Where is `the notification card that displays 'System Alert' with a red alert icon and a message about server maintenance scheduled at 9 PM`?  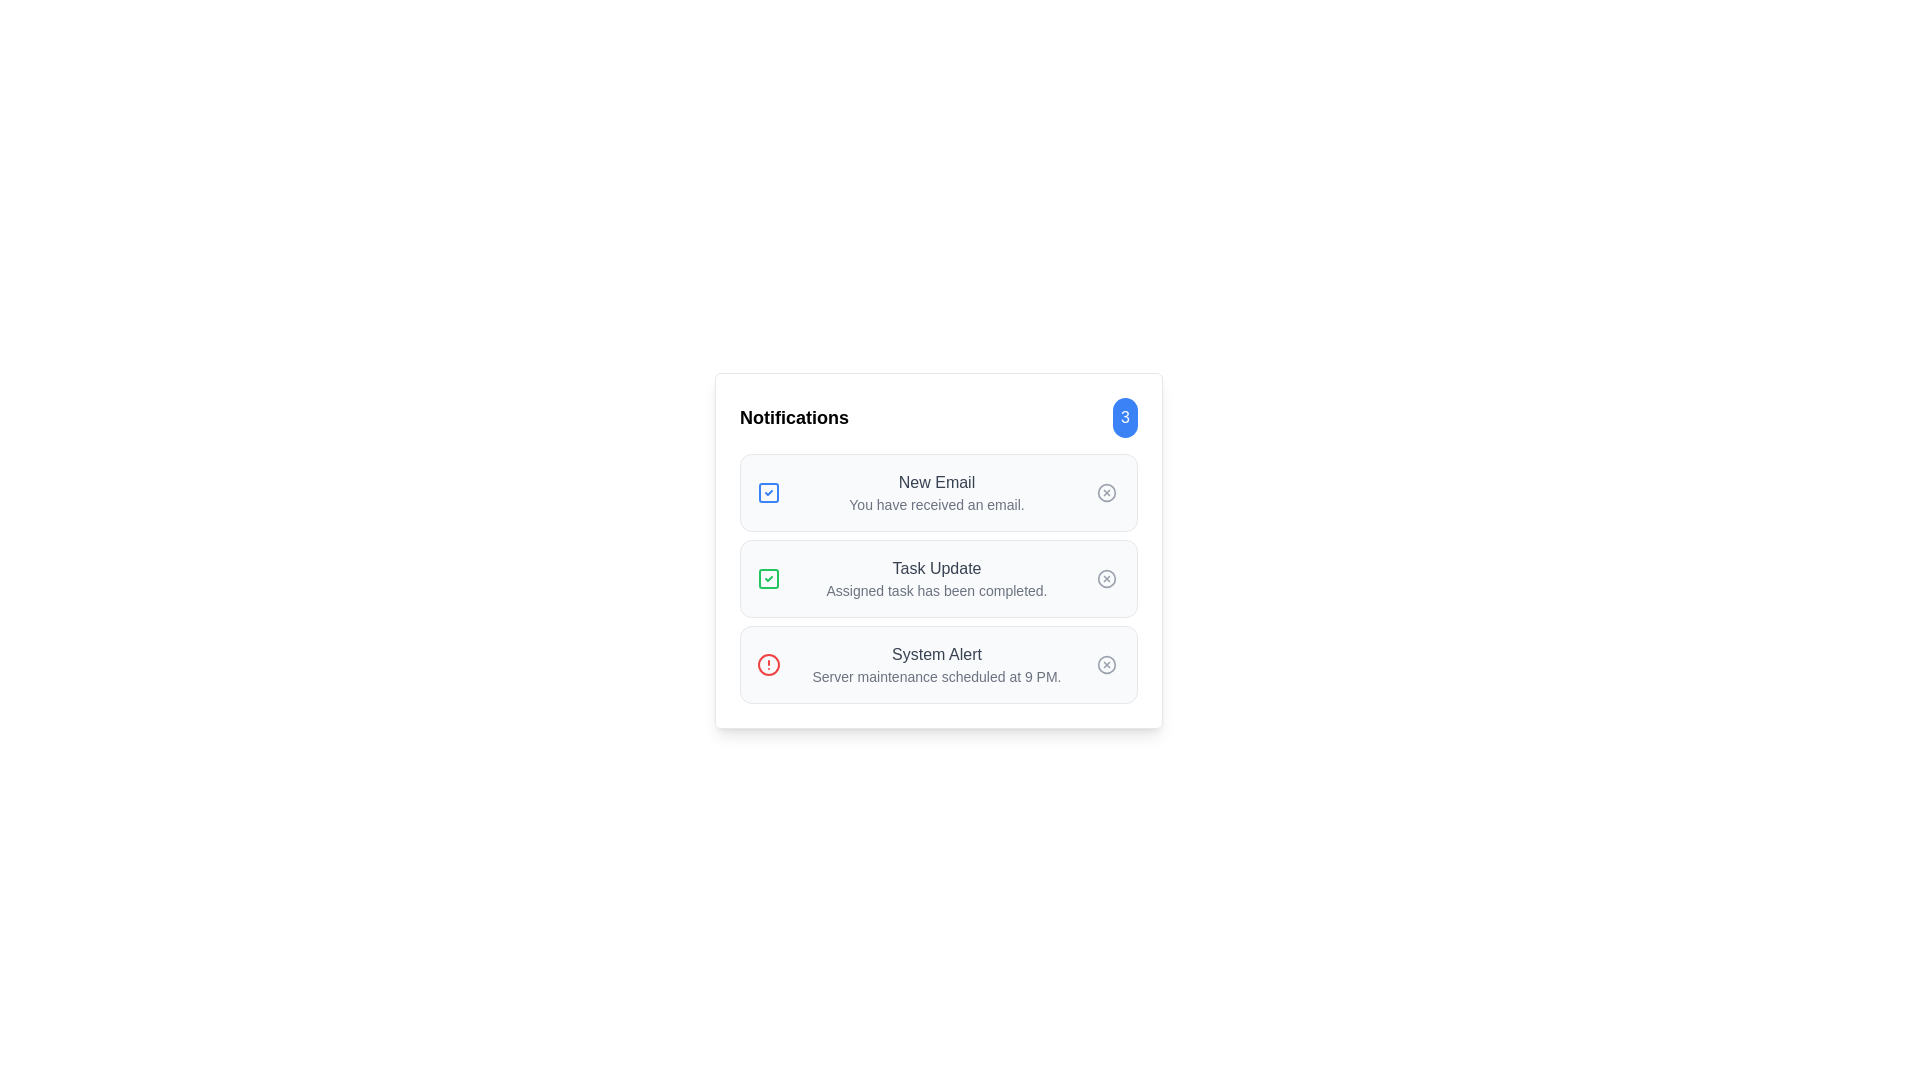 the notification card that displays 'System Alert' with a red alert icon and a message about server maintenance scheduled at 9 PM is located at coordinates (935, 664).